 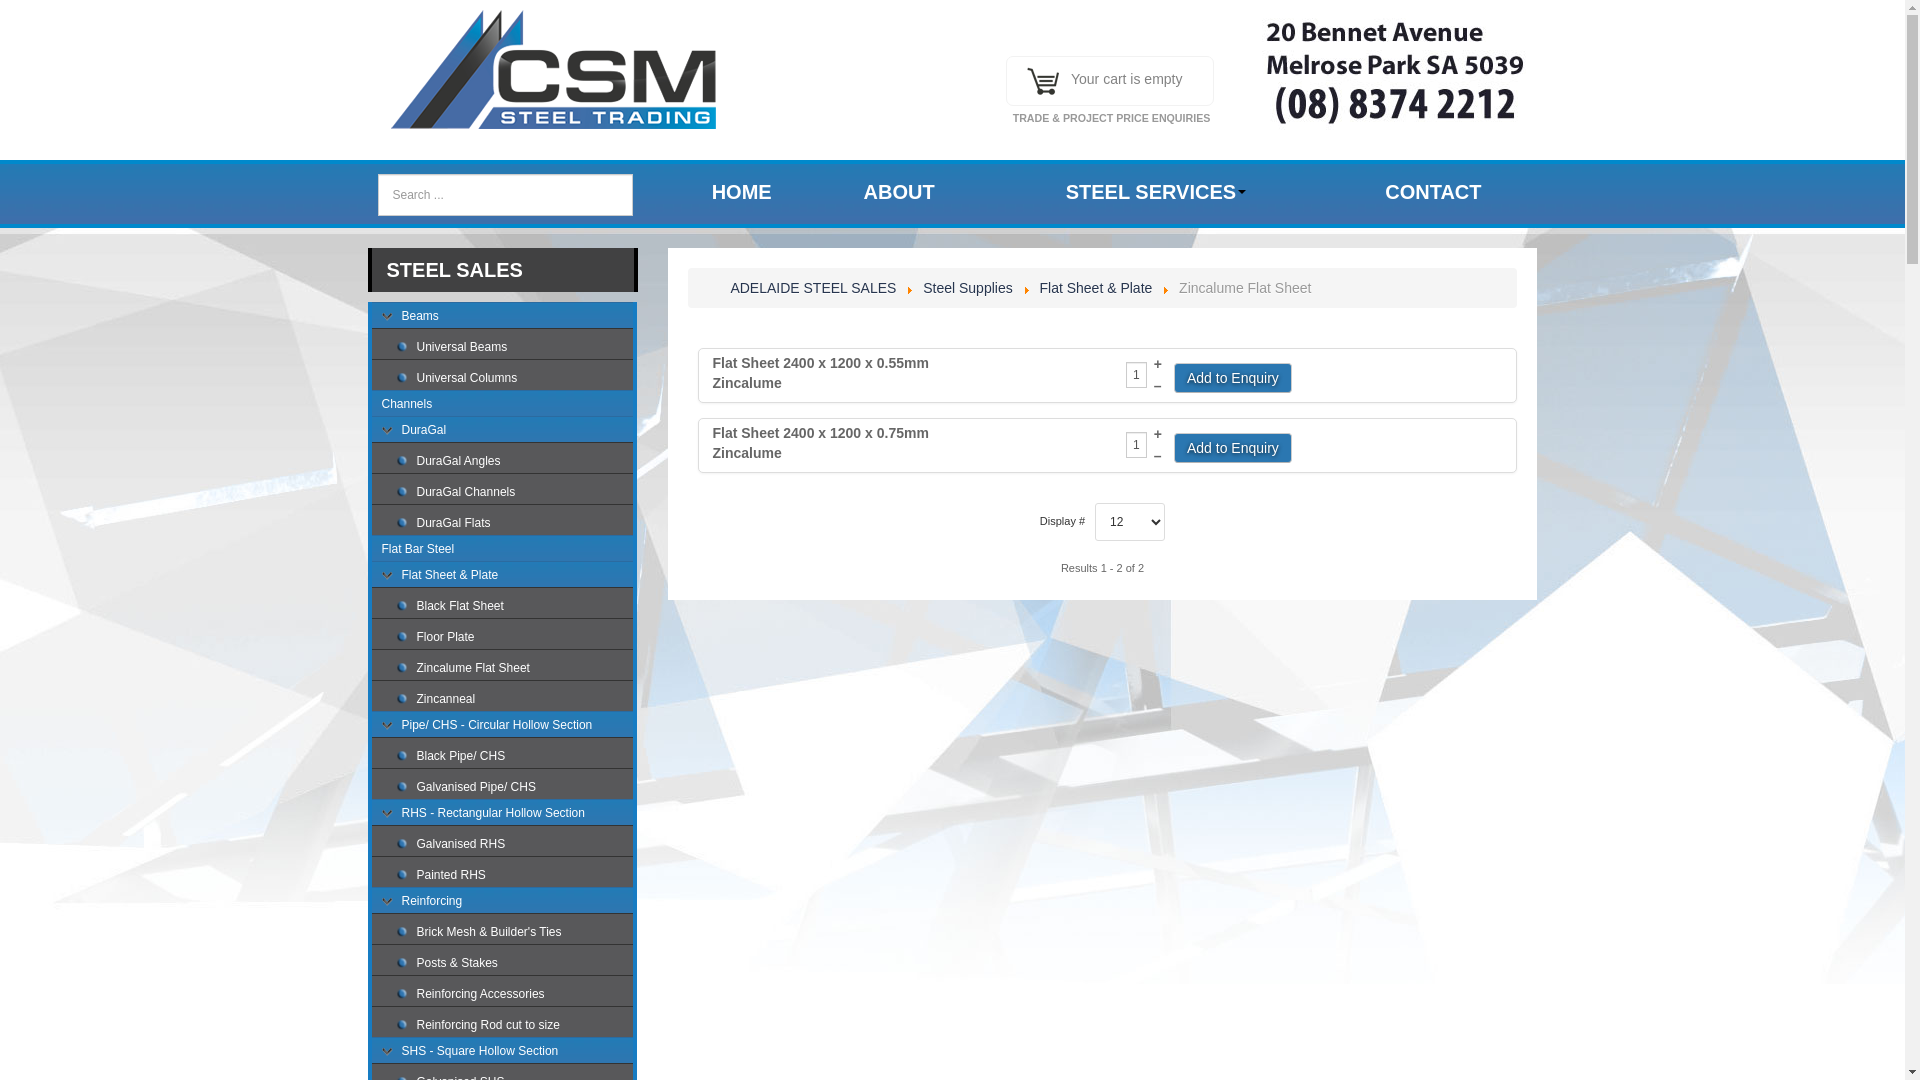 What do you see at coordinates (898, 192) in the screenshot?
I see `'ABOUT'` at bounding box center [898, 192].